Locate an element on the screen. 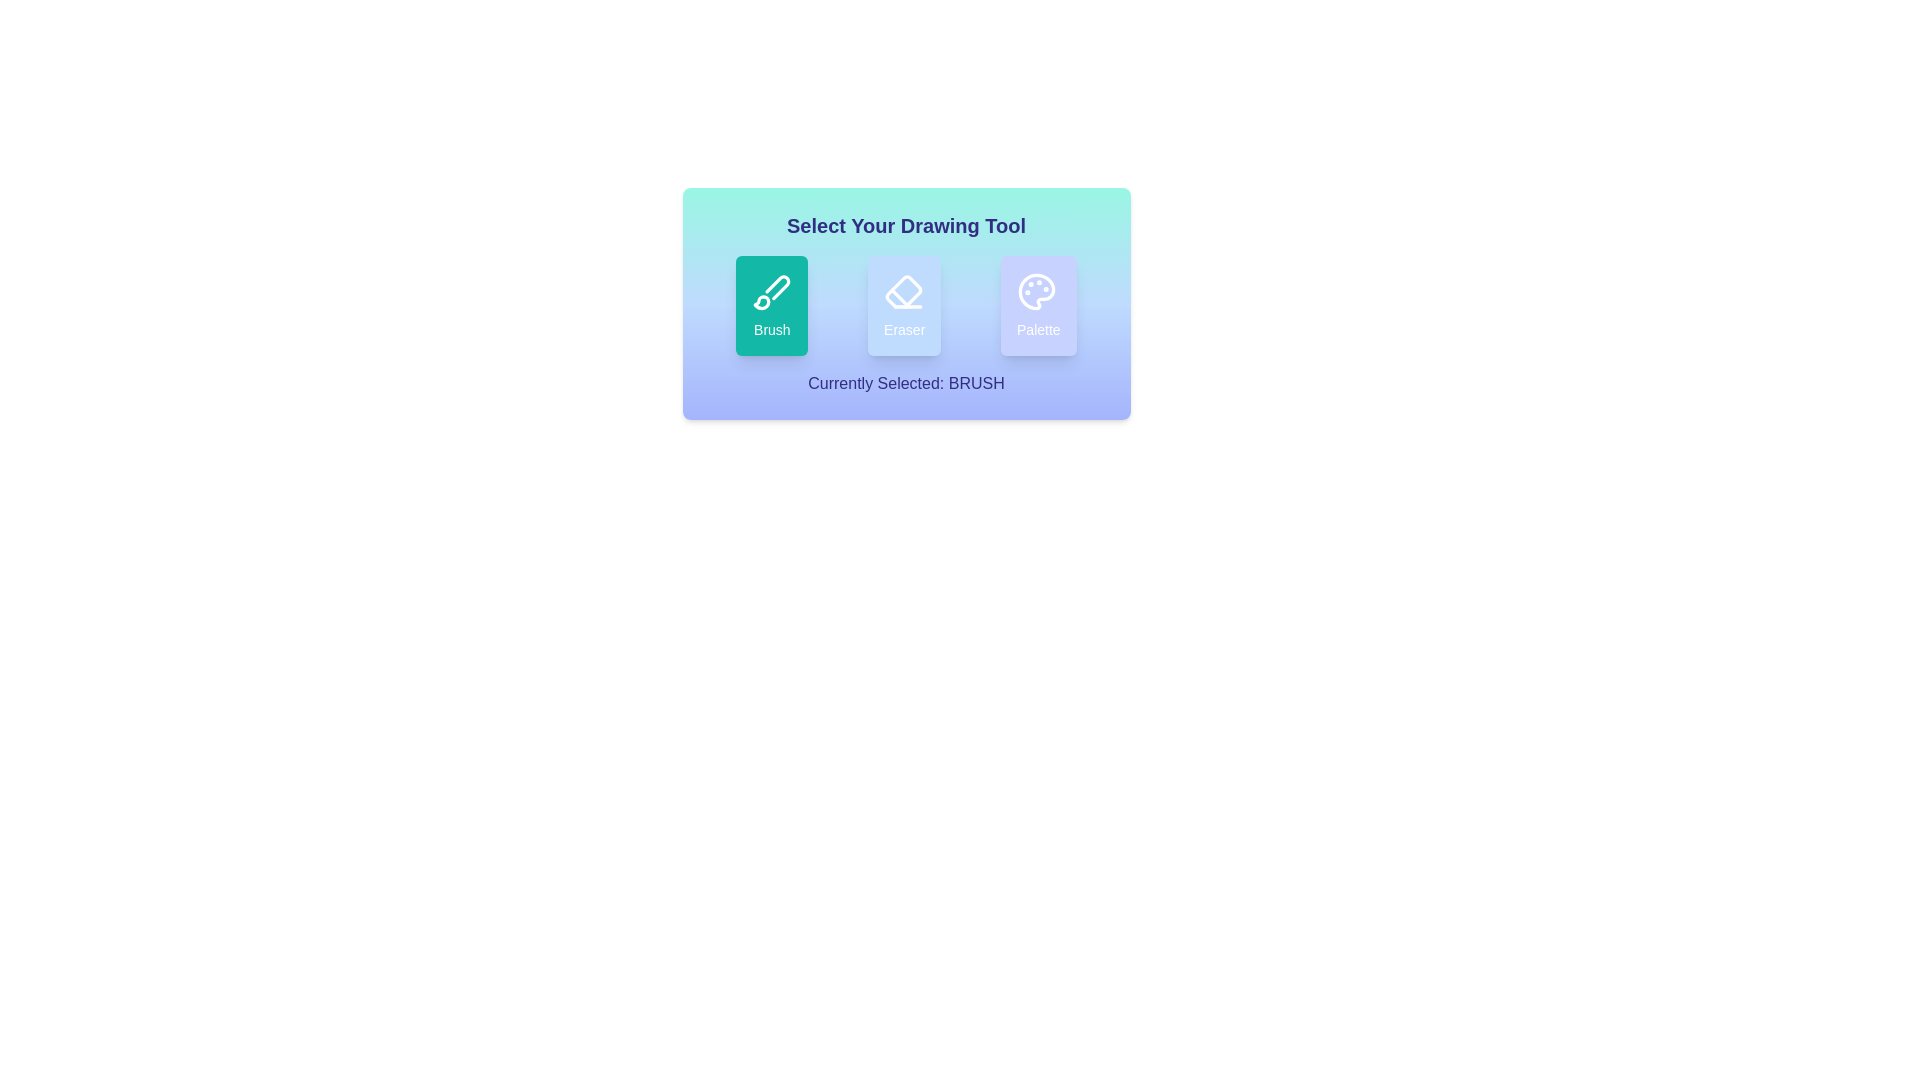 The width and height of the screenshot is (1920, 1080). the Brush button to see the hover animation is located at coordinates (771, 305).